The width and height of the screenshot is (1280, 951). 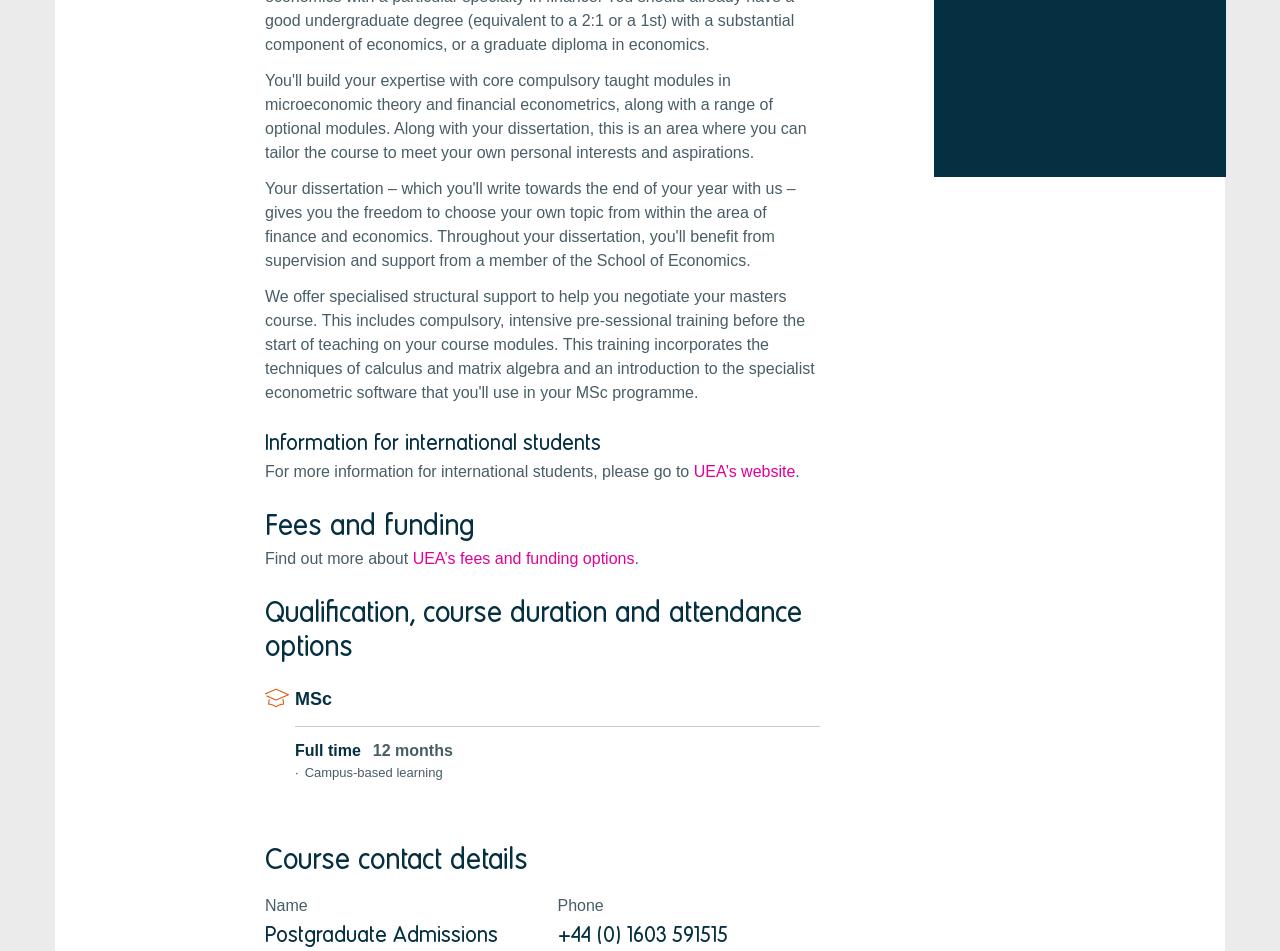 What do you see at coordinates (477, 470) in the screenshot?
I see `'For more information for international students, please go to'` at bounding box center [477, 470].